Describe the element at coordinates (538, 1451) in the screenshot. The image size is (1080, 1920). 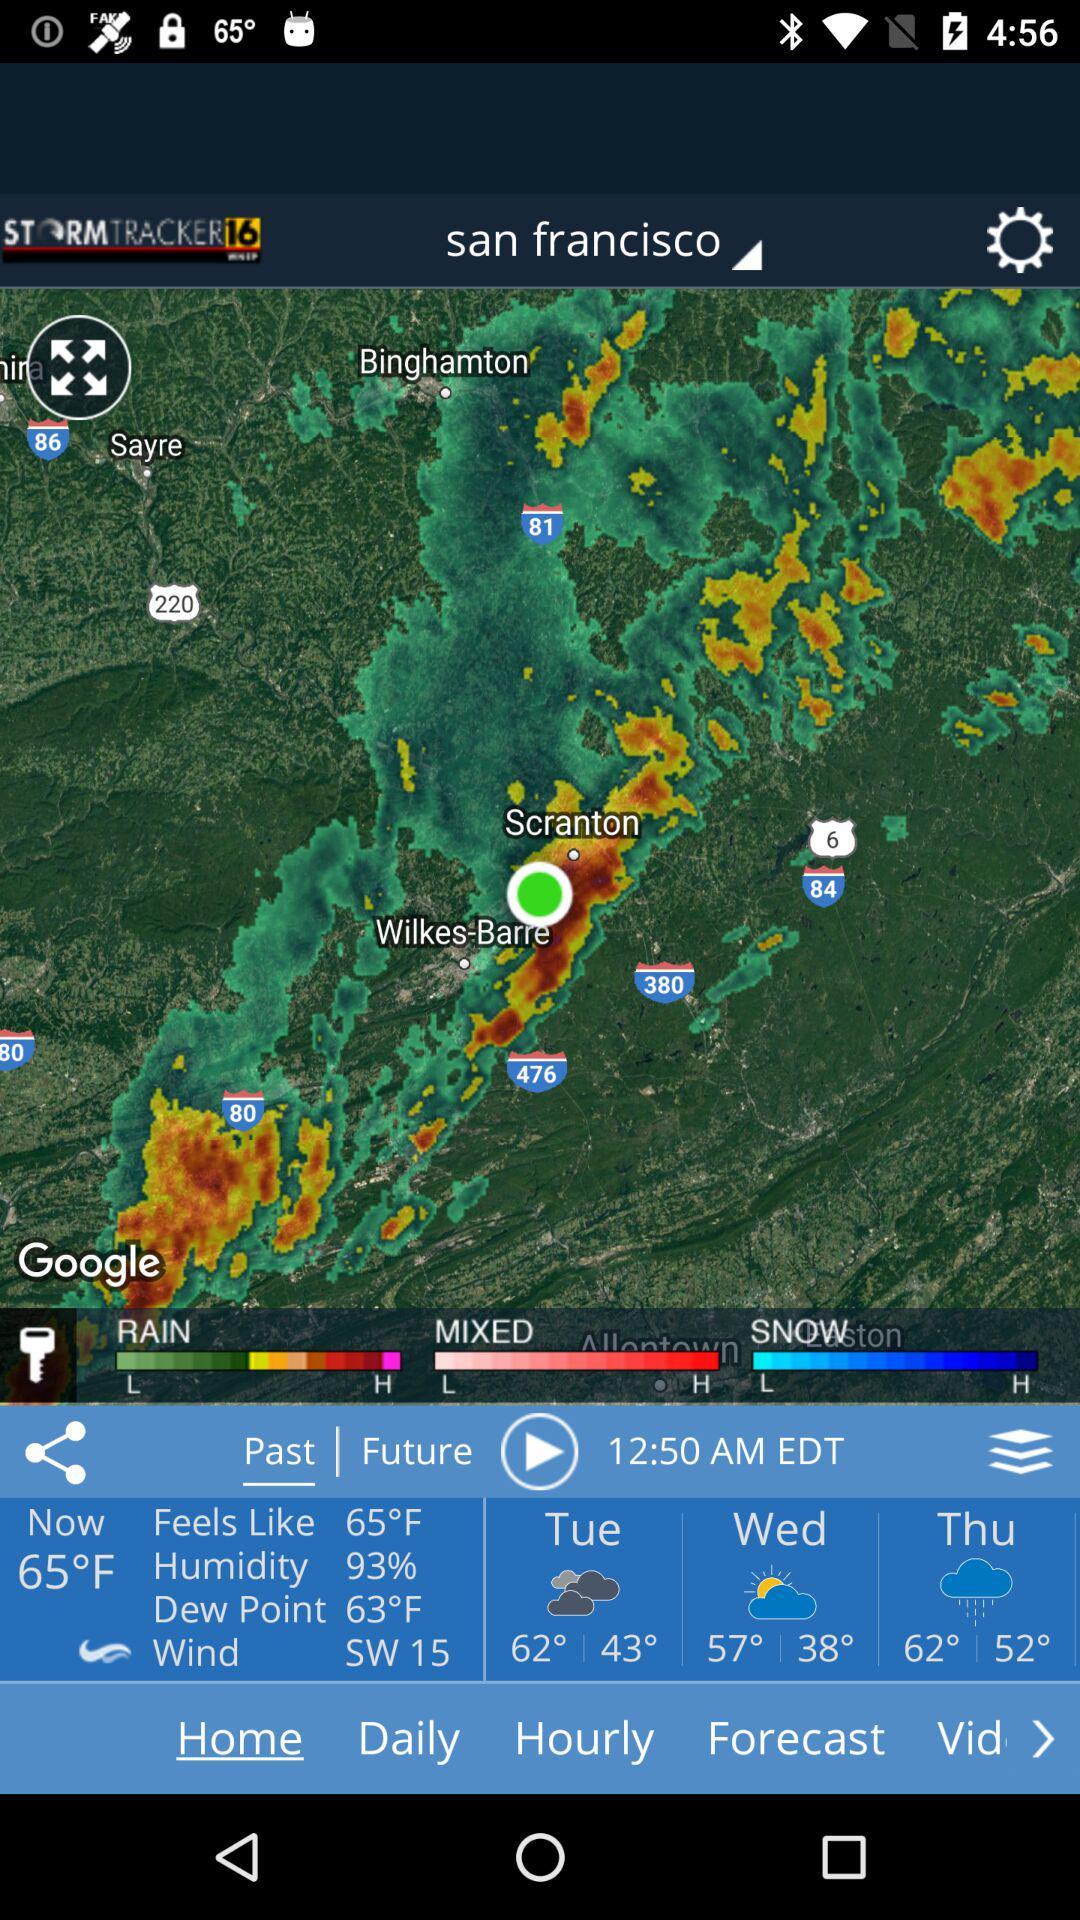
I see `play` at that location.